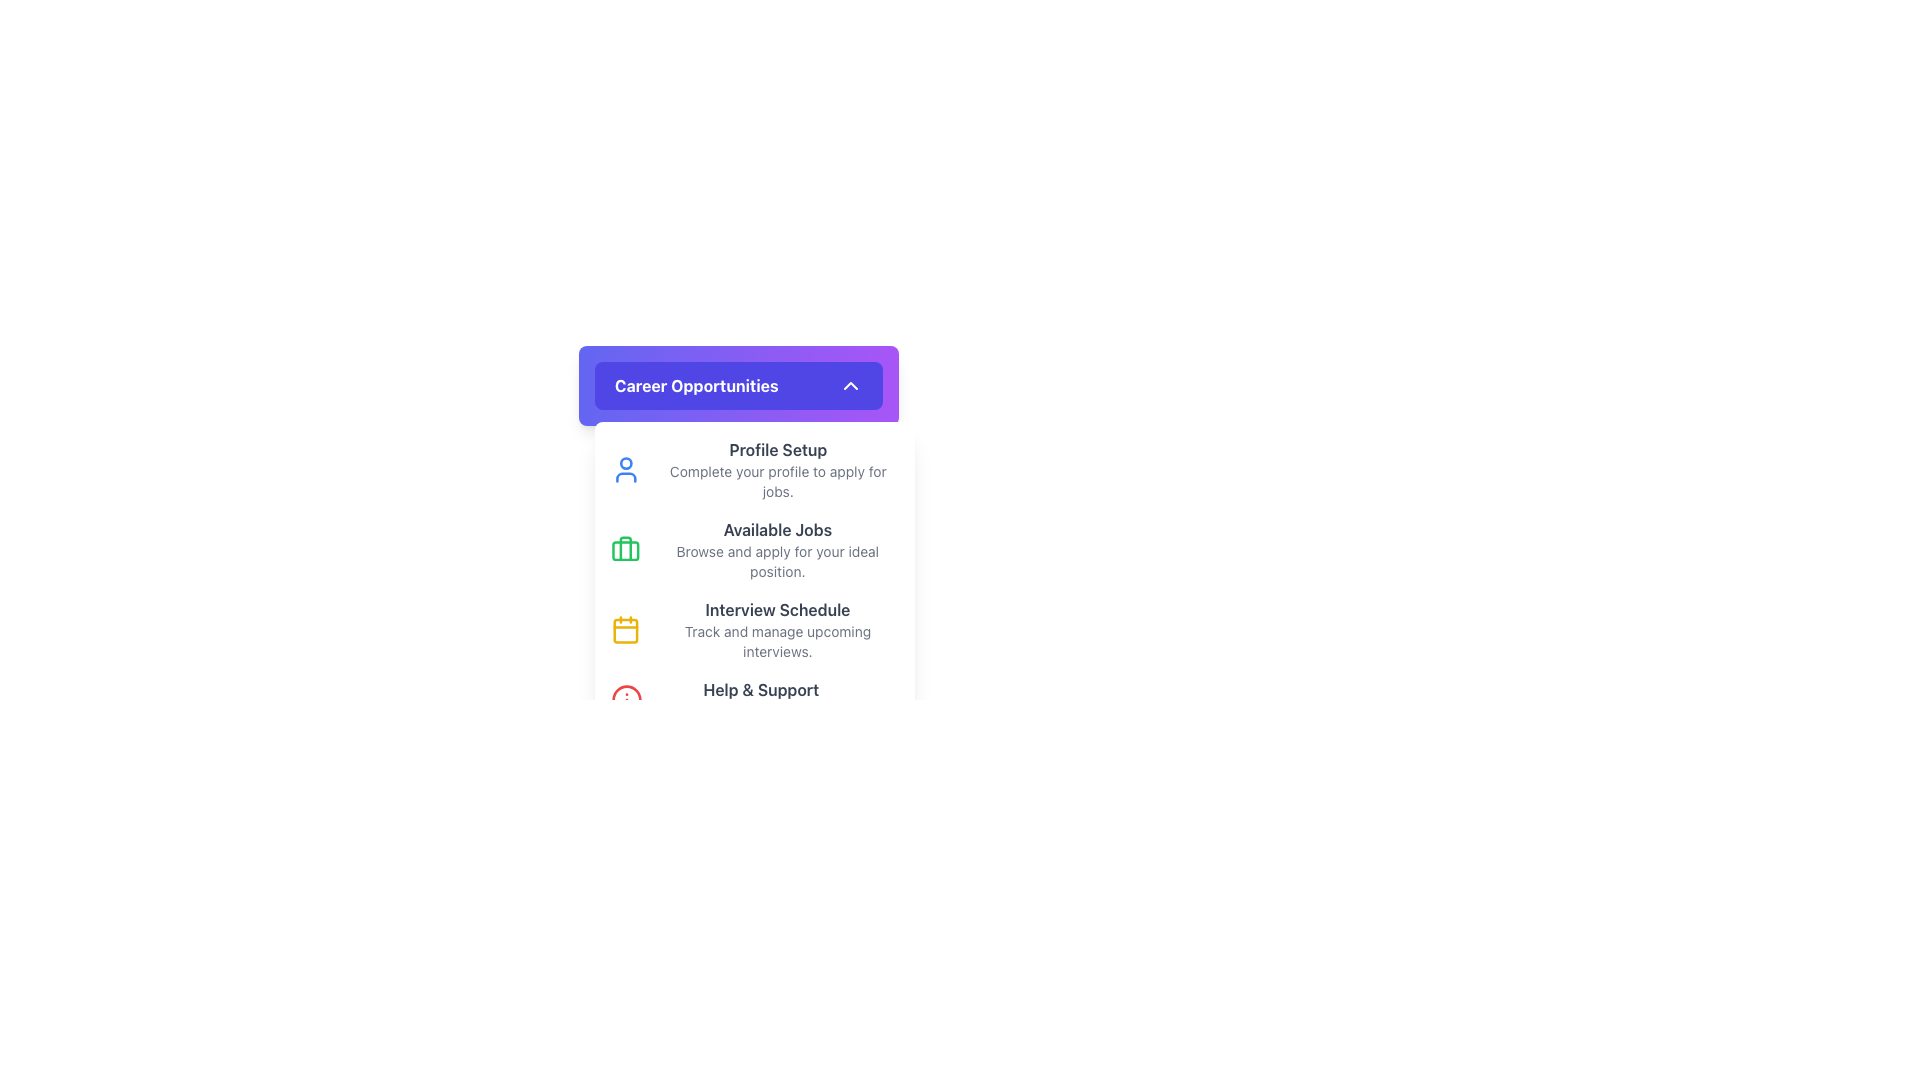  Describe the element at coordinates (753, 550) in the screenshot. I see `the 'Available Jobs' section header` at that location.